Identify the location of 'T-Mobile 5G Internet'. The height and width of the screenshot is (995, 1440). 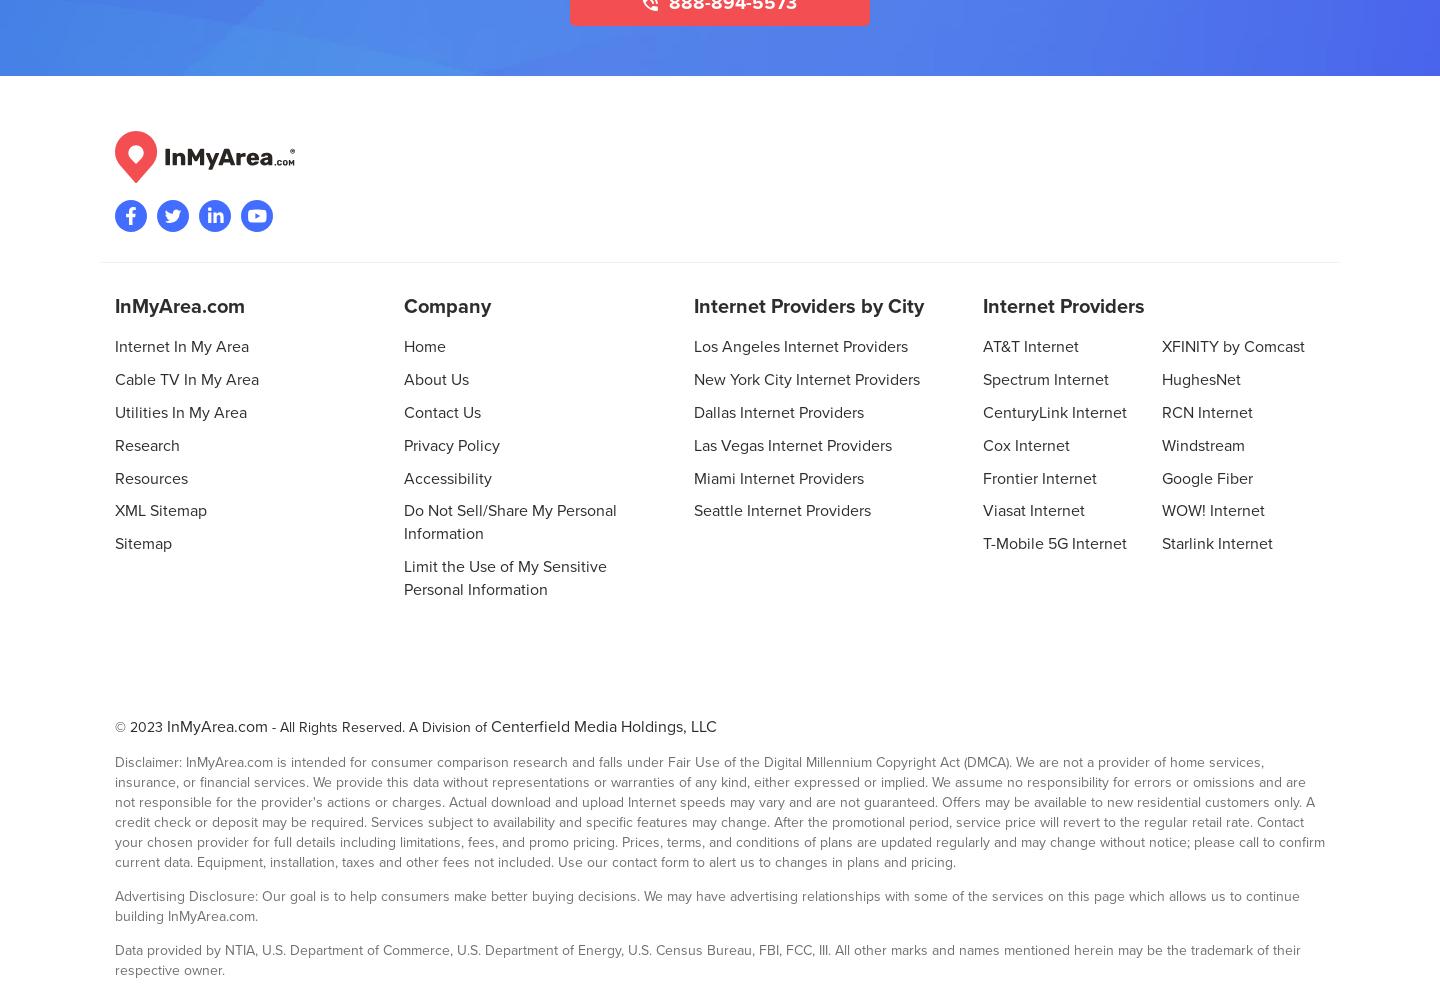
(1053, 543).